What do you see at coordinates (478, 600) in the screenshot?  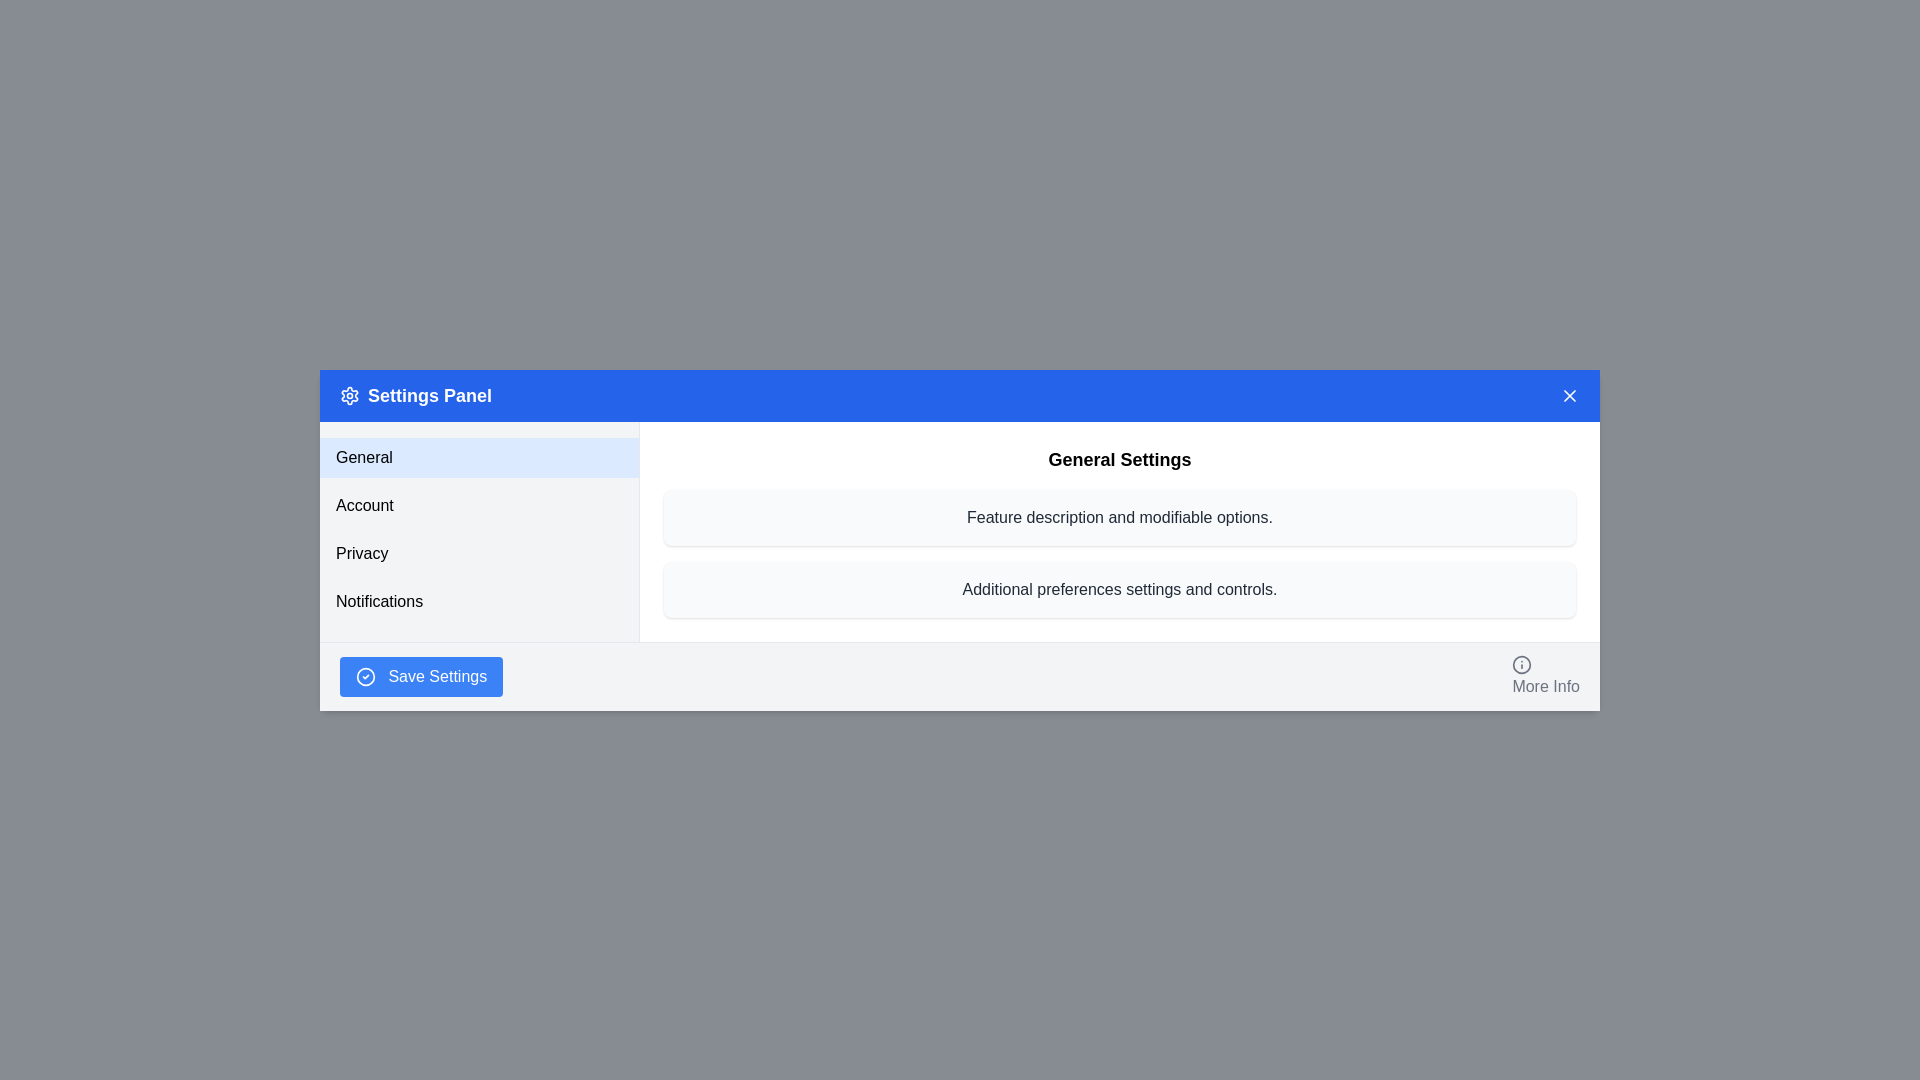 I see `the fourth button in the vertically stacked menu on the left side of the main settings panel to trigger a visual effect` at bounding box center [478, 600].